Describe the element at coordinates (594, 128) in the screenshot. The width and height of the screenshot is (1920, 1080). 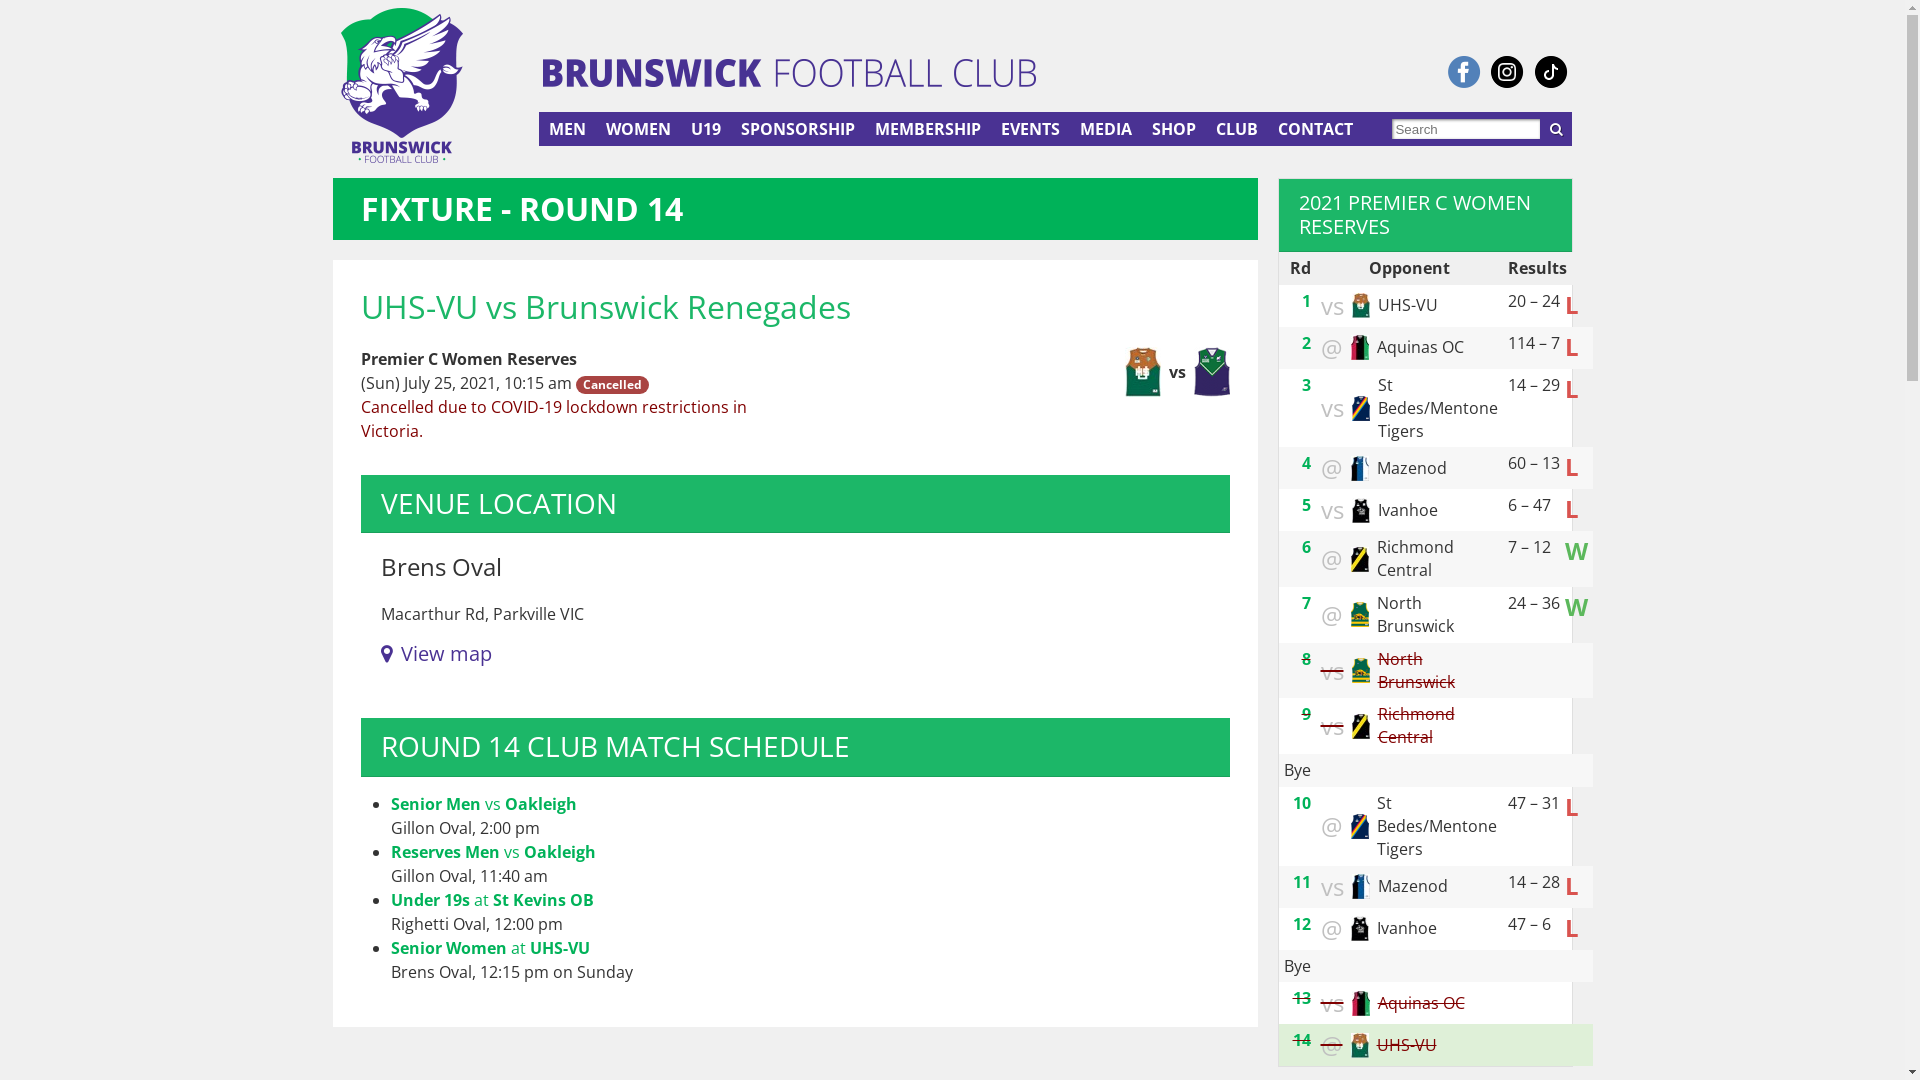
I see `'WOMEN'` at that location.